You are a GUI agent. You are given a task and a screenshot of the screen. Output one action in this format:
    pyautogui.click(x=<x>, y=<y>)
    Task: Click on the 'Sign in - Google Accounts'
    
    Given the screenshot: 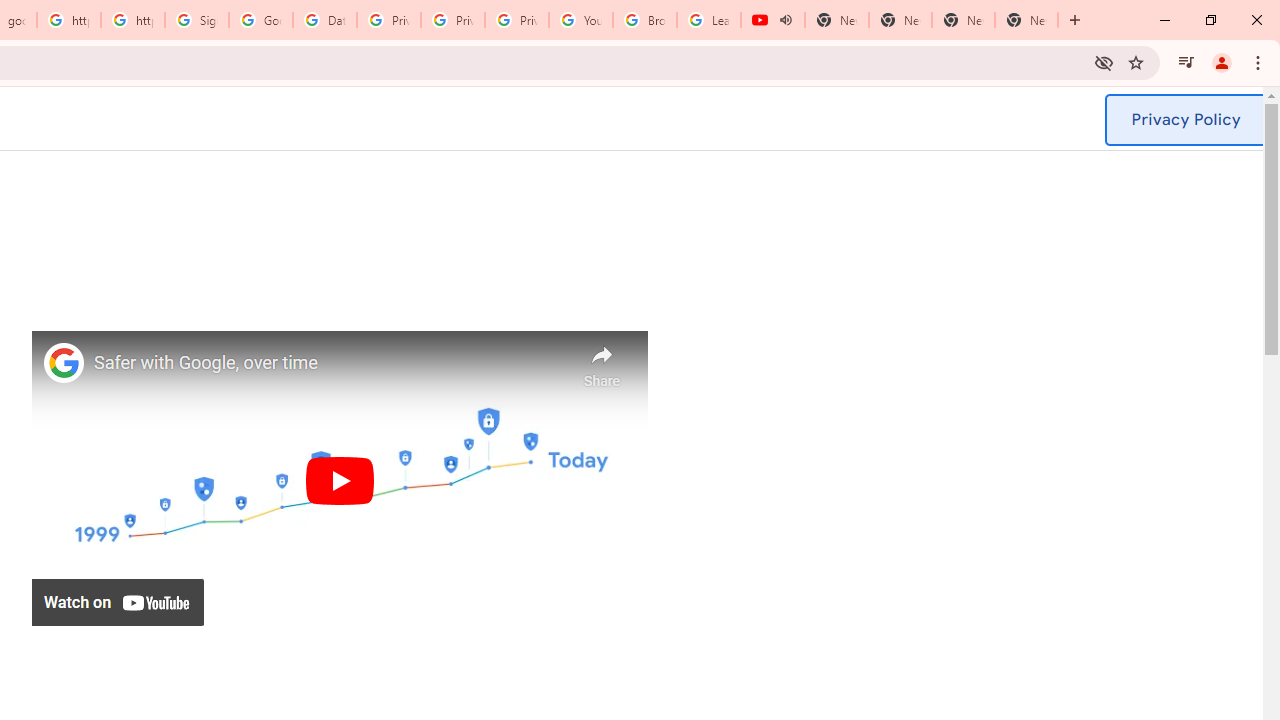 What is the action you would take?
    pyautogui.click(x=197, y=20)
    